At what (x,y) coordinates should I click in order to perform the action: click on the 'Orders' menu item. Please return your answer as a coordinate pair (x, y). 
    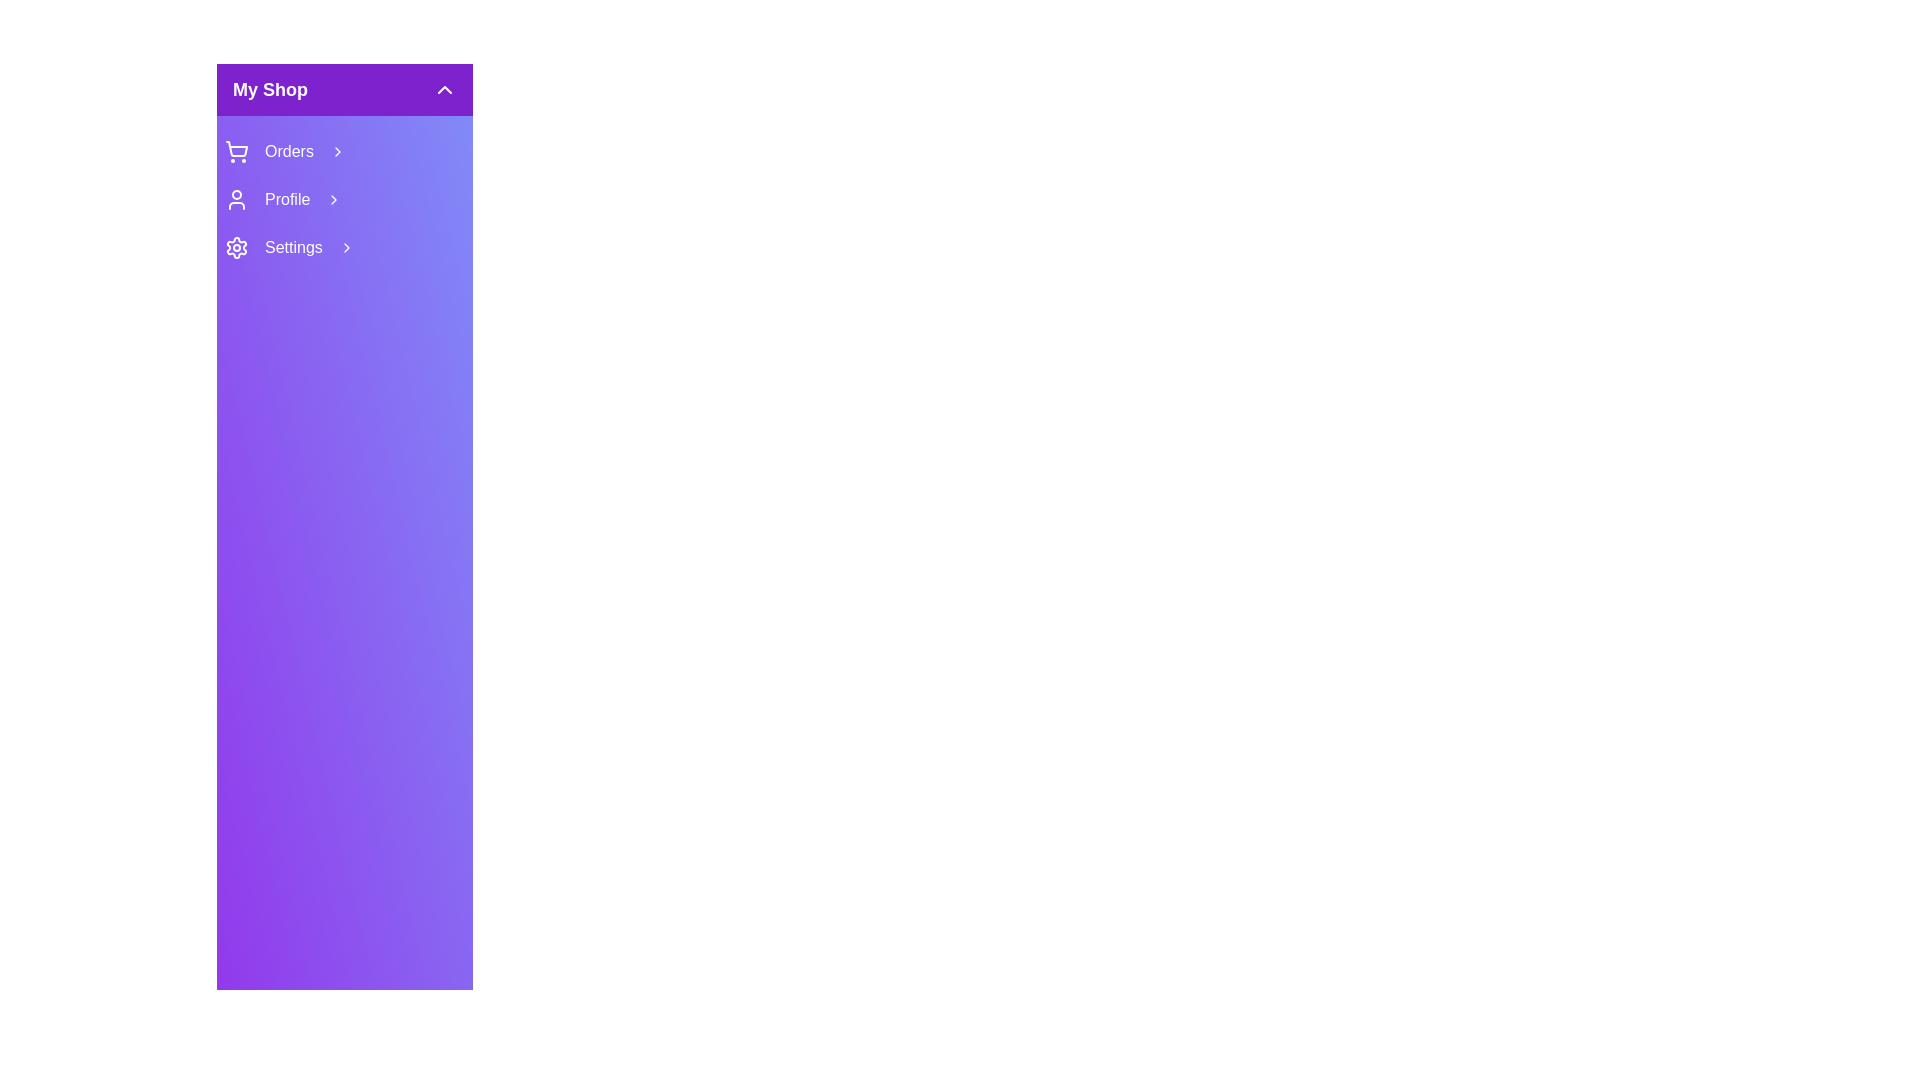
    Looking at the image, I should click on (345, 150).